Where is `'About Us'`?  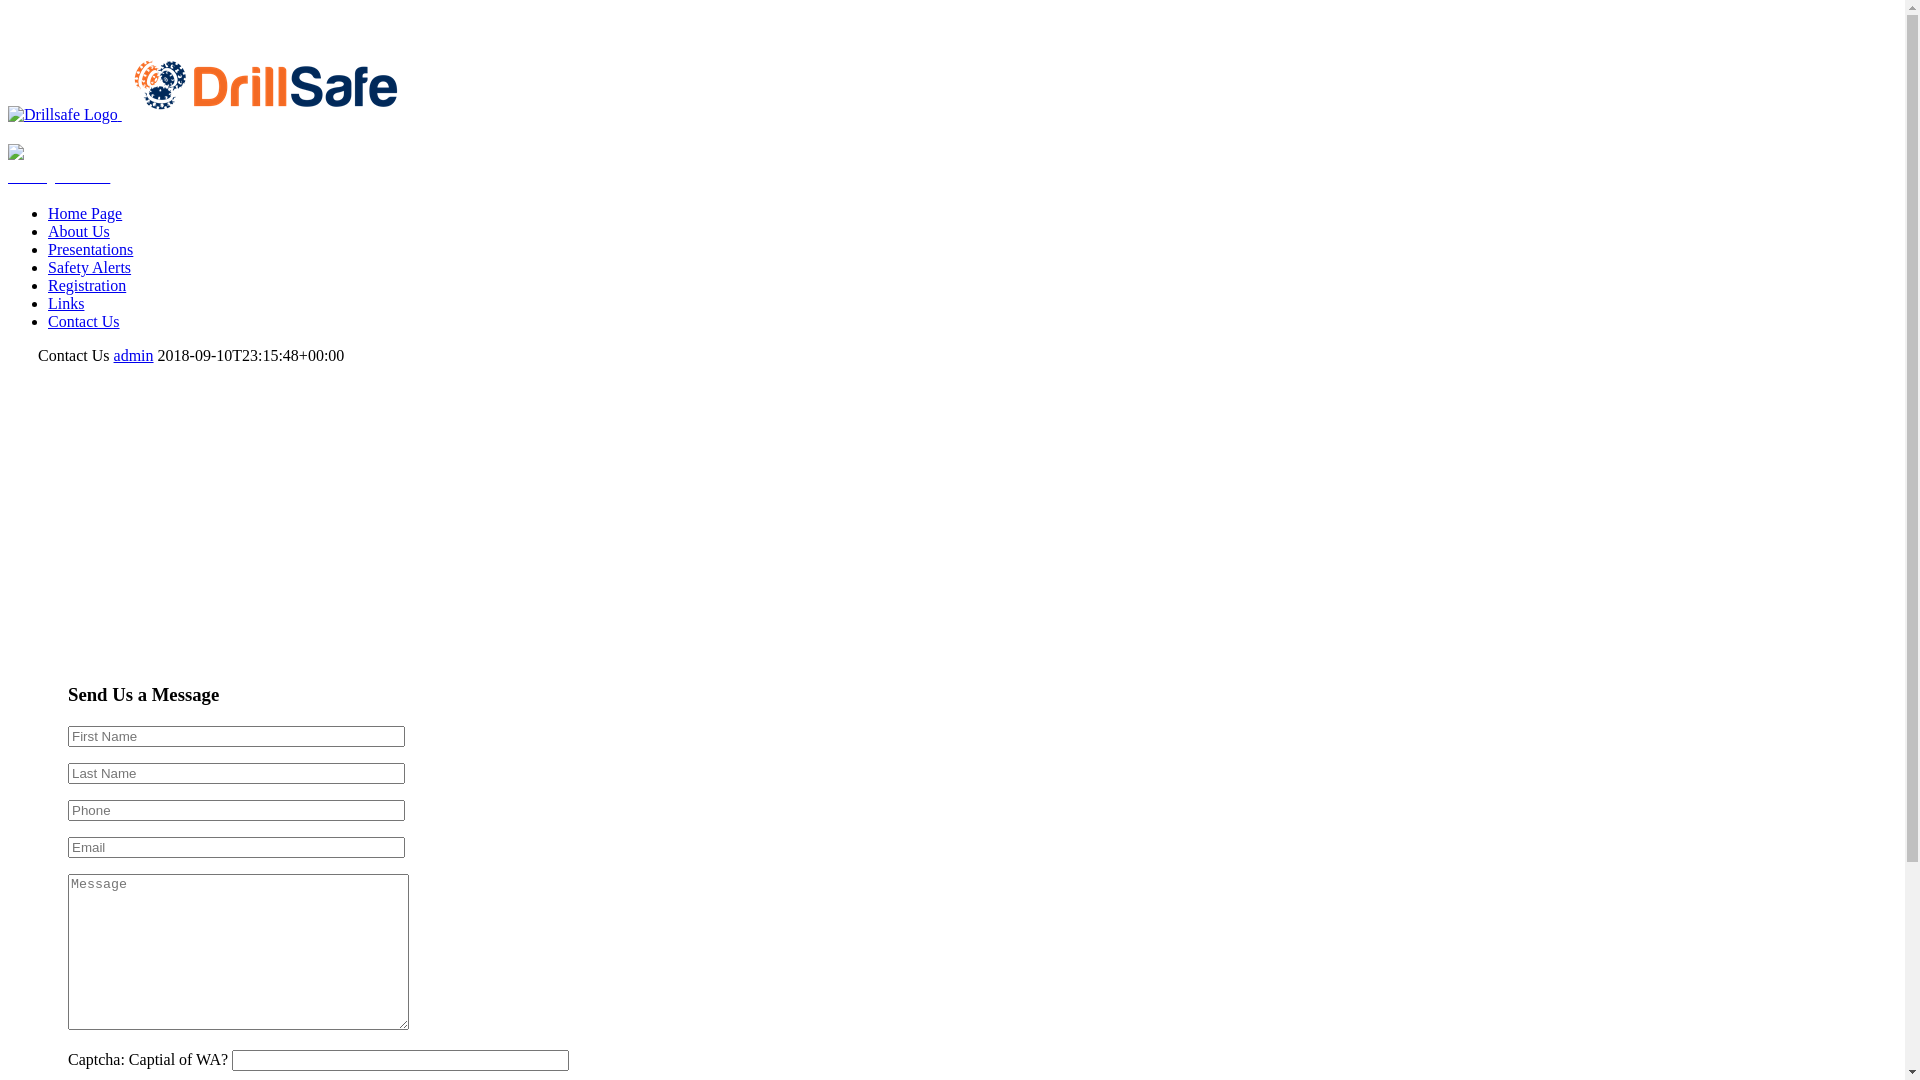
'About Us' is located at coordinates (78, 230).